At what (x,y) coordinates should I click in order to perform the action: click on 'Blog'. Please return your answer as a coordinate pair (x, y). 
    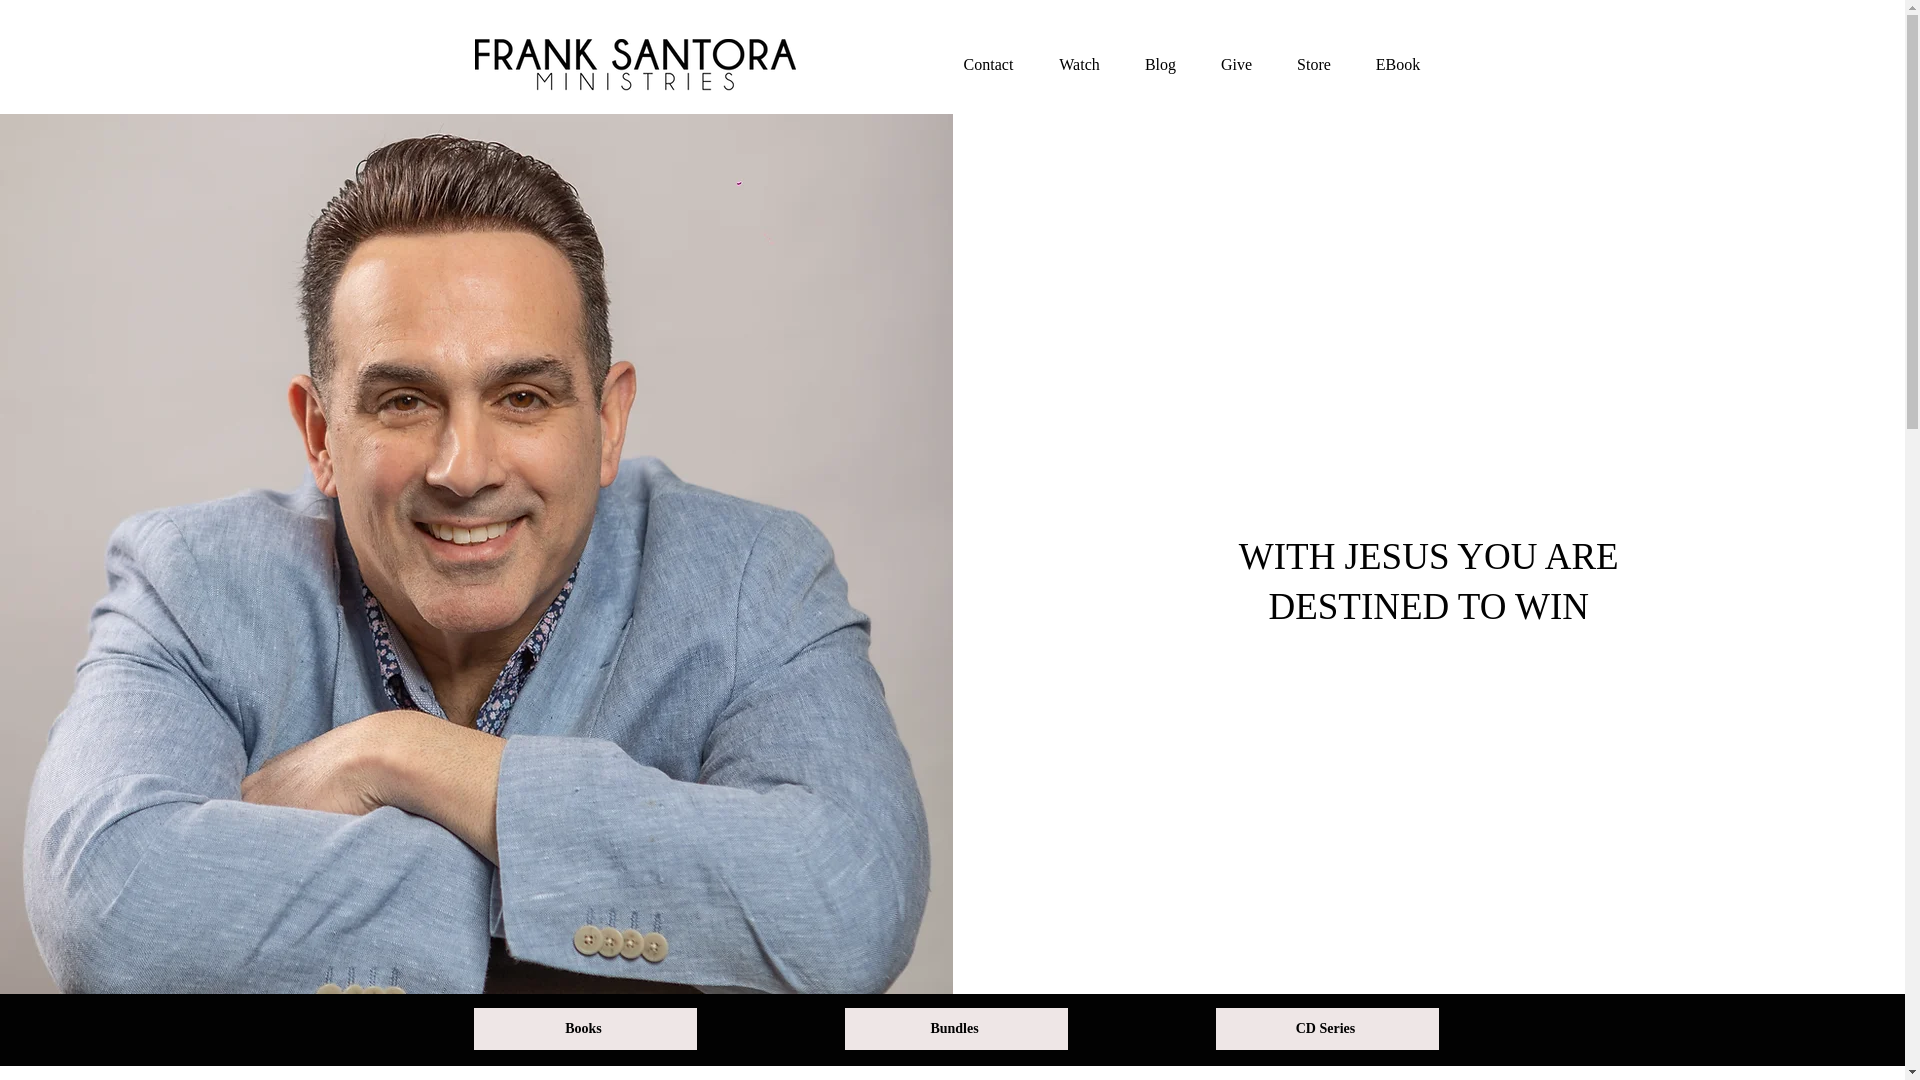
    Looking at the image, I should click on (1160, 64).